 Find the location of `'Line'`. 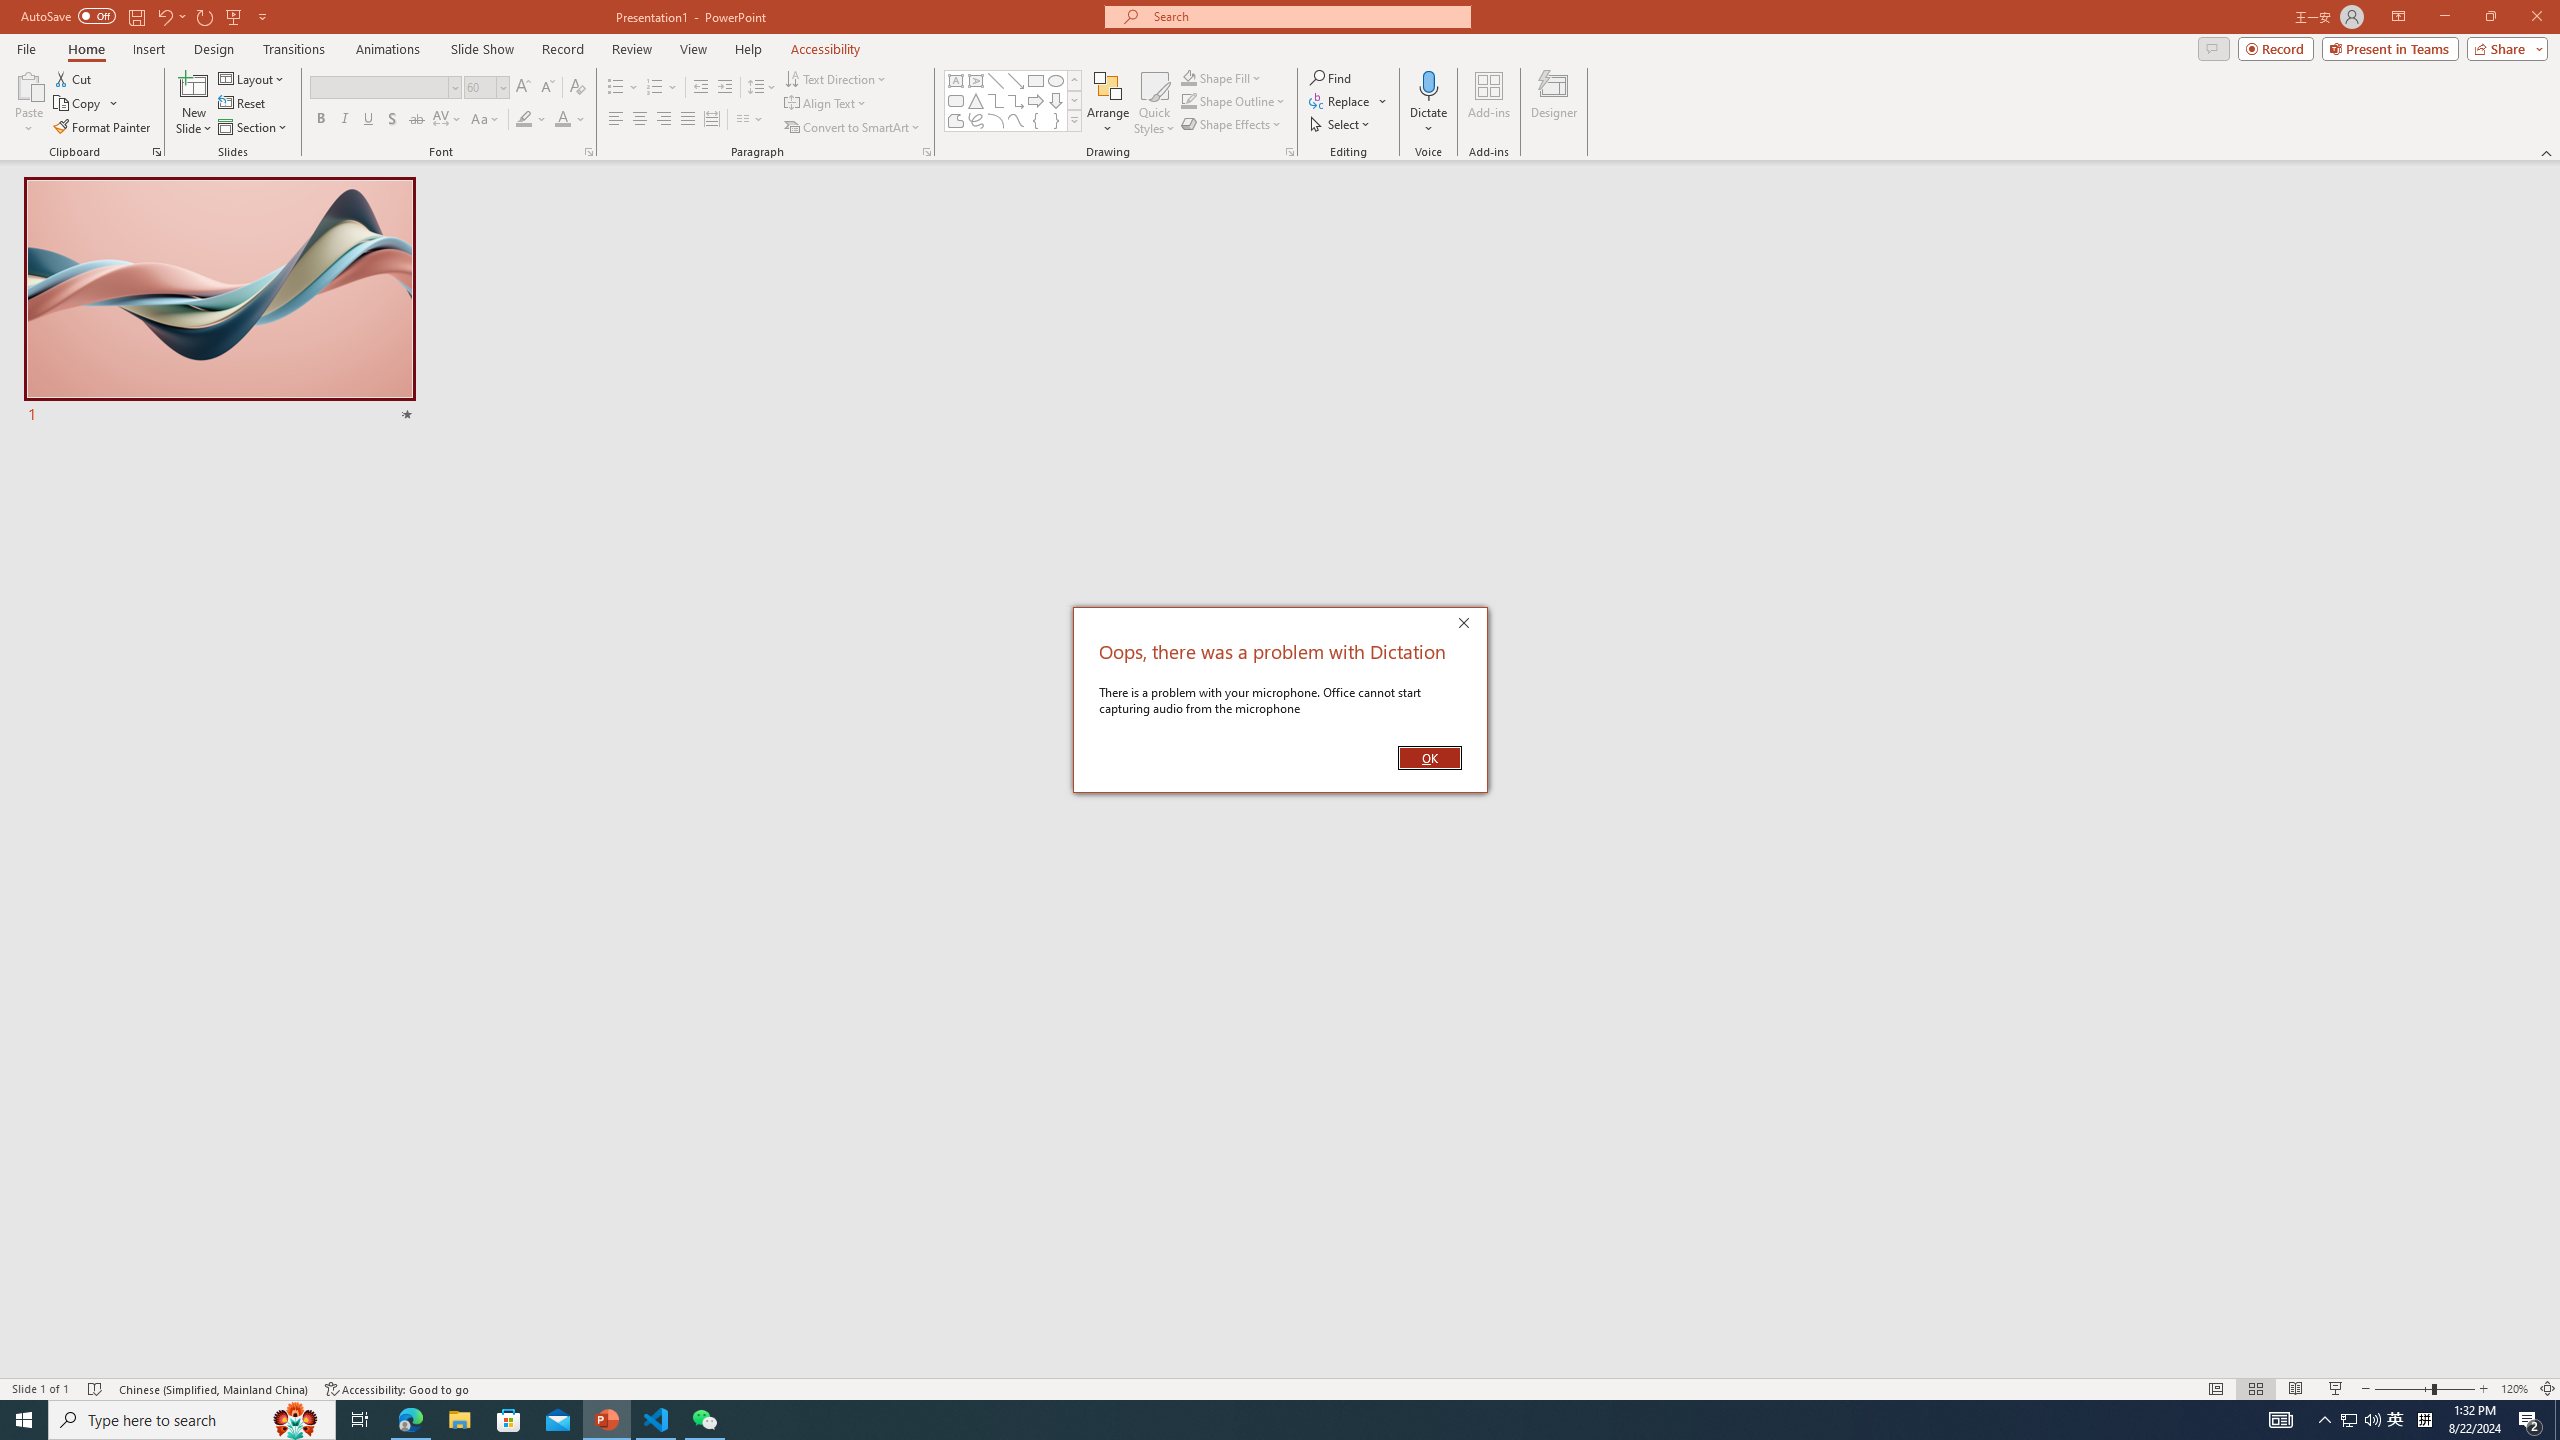

'Line' is located at coordinates (994, 80).